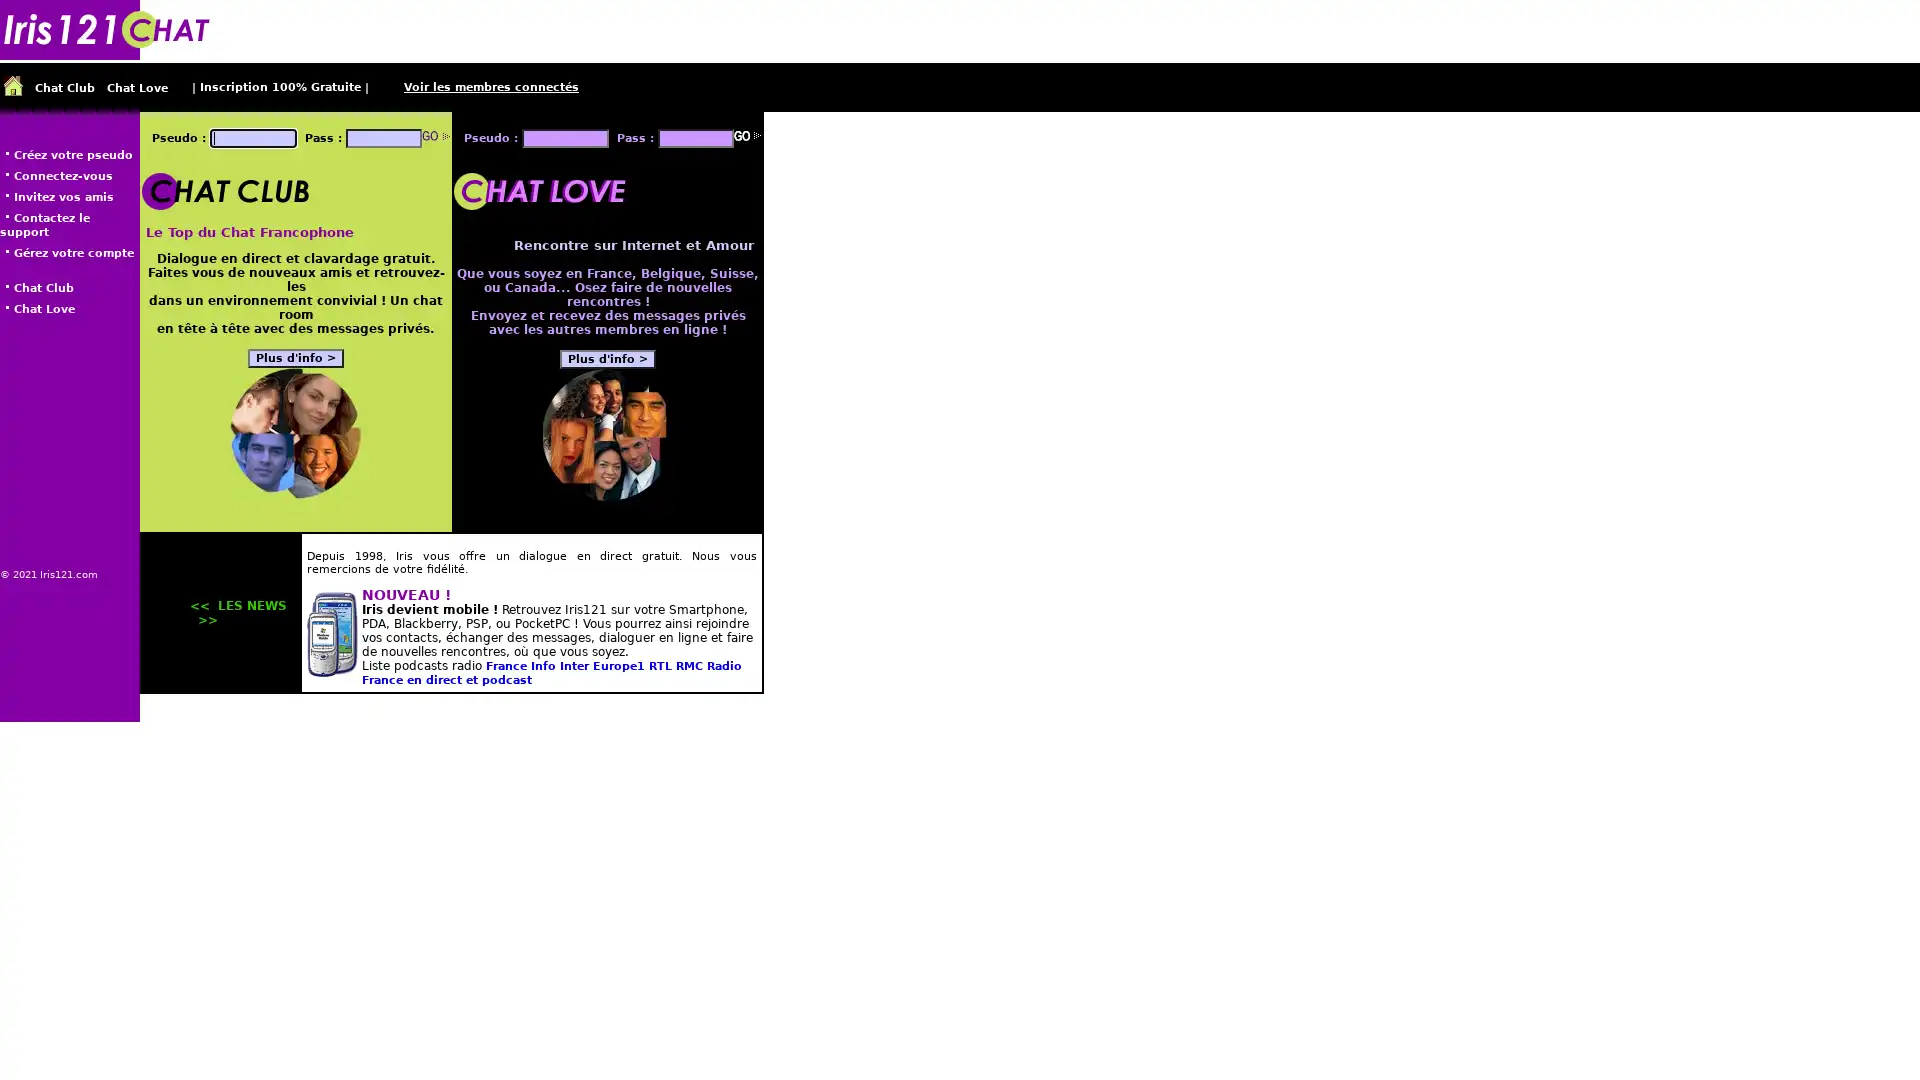 The height and width of the screenshot is (1080, 1920). Describe the element at coordinates (295, 357) in the screenshot. I see `Plus d'info >` at that location.